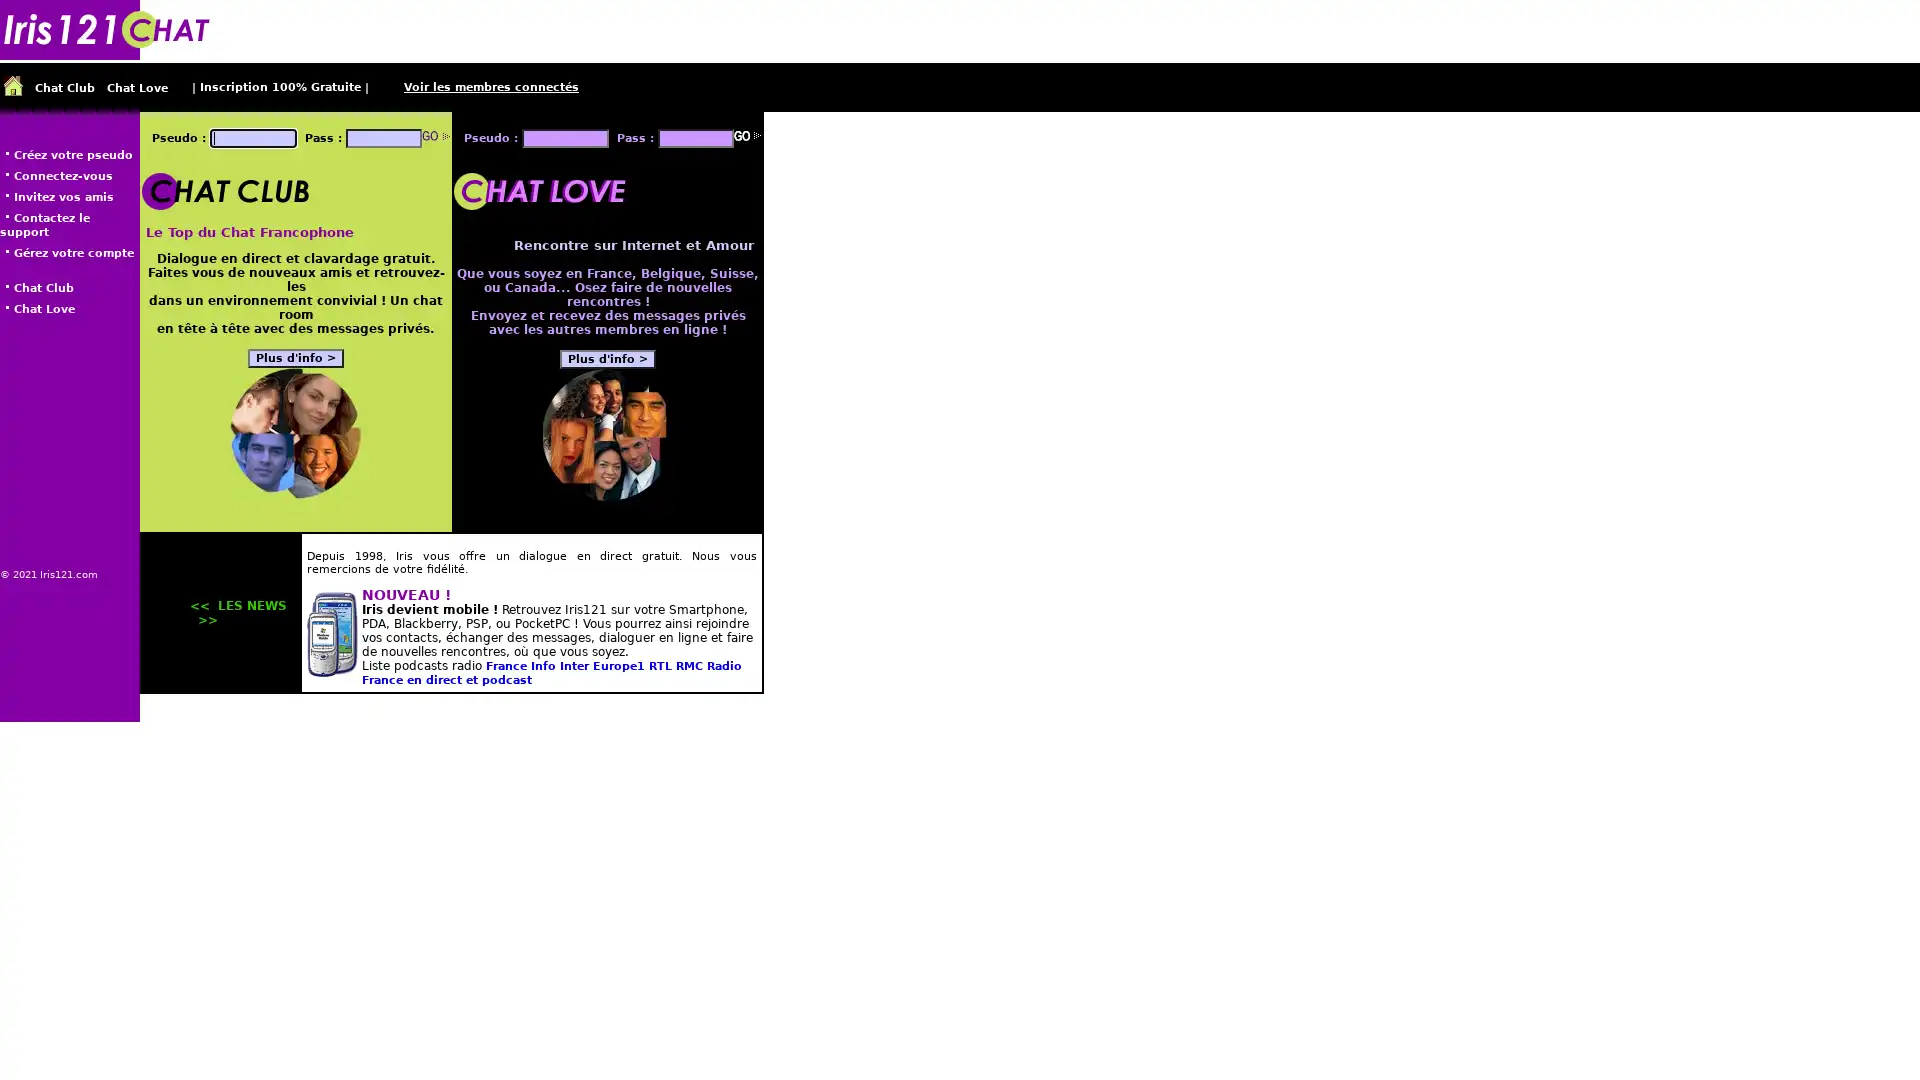 The height and width of the screenshot is (1080, 1920). Describe the element at coordinates (295, 357) in the screenshot. I see `Plus d'info >` at that location.